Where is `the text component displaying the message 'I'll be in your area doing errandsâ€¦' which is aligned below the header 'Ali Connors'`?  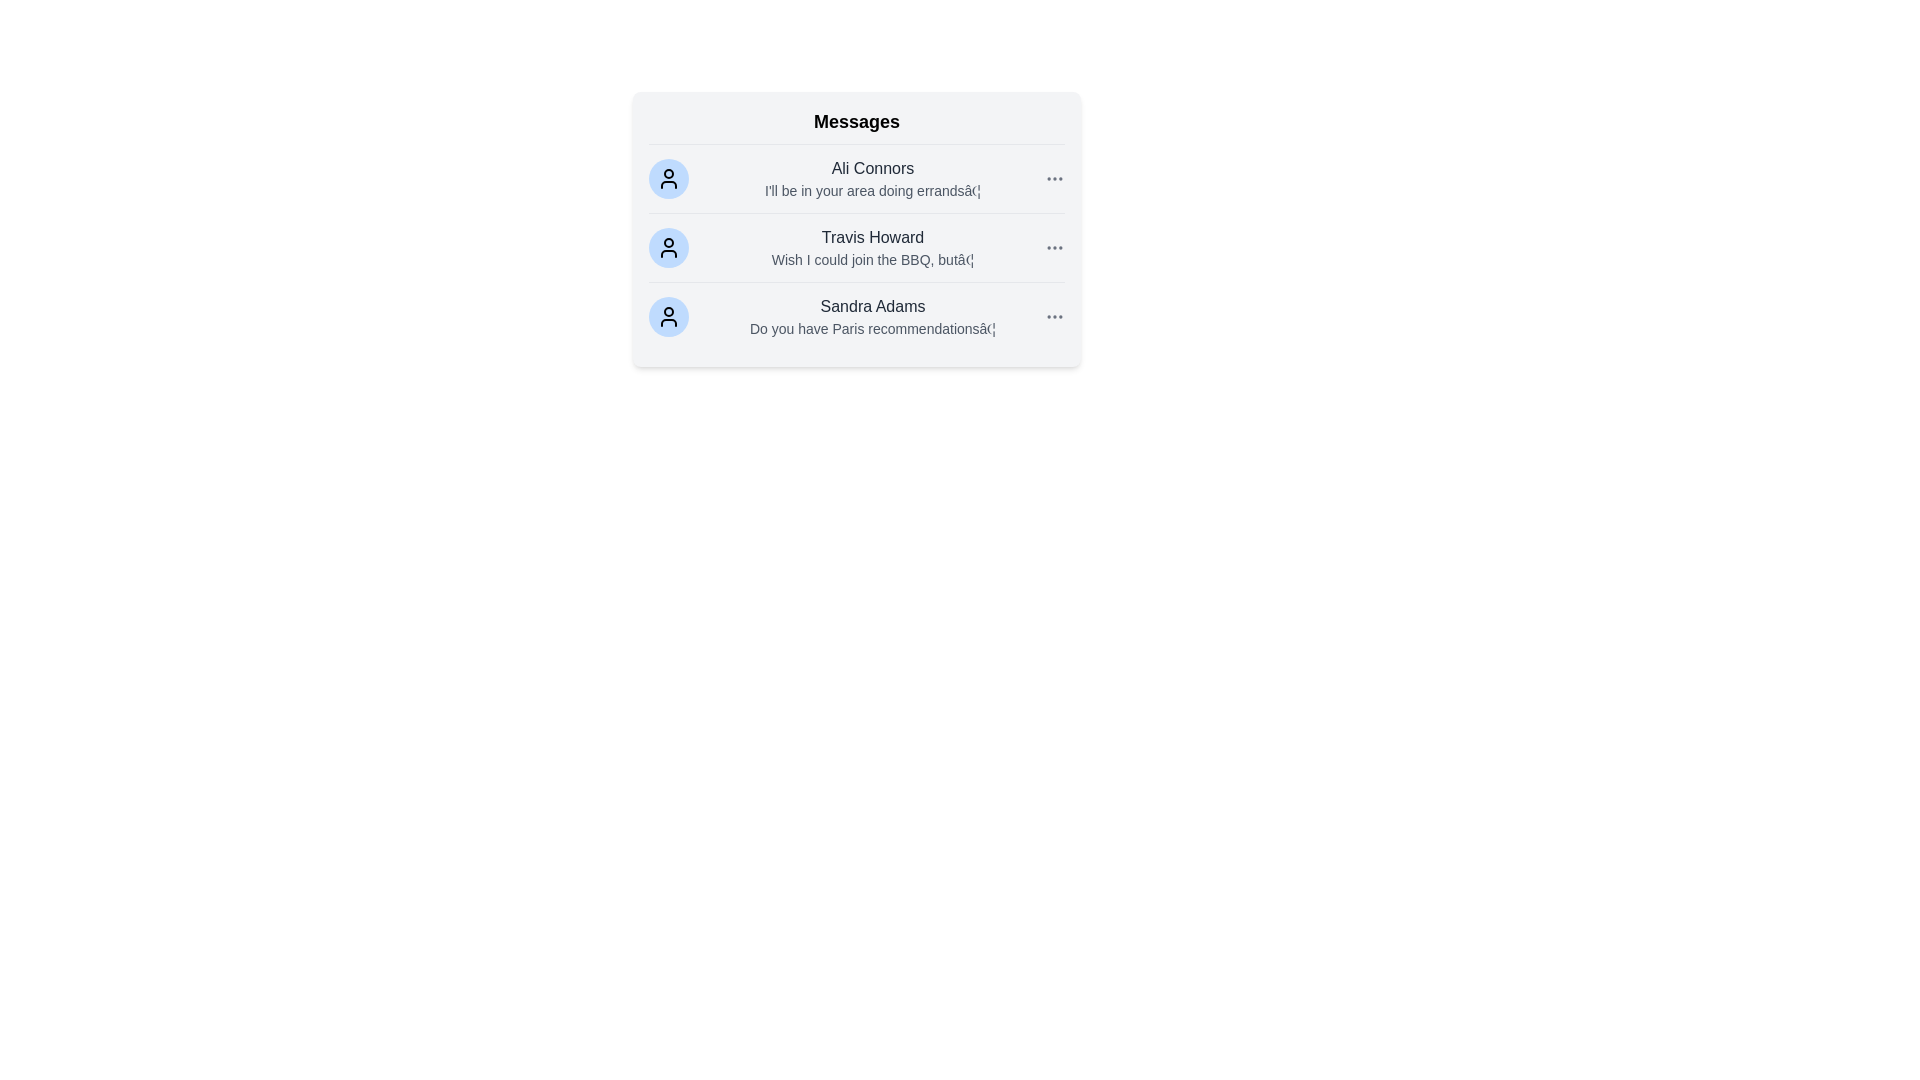
the text component displaying the message 'I'll be in your area doing errandsâ€¦' which is aligned below the header 'Ali Connors' is located at coordinates (873, 191).